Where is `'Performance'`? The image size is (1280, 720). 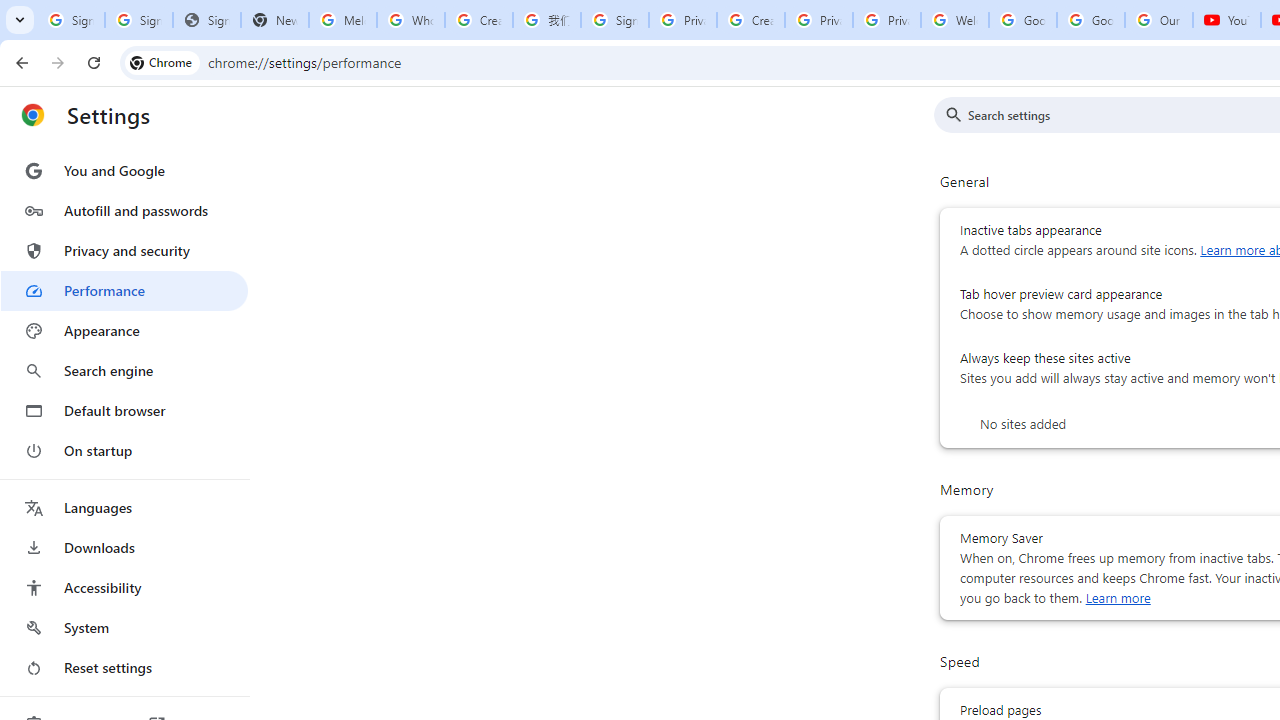
'Performance' is located at coordinates (123, 290).